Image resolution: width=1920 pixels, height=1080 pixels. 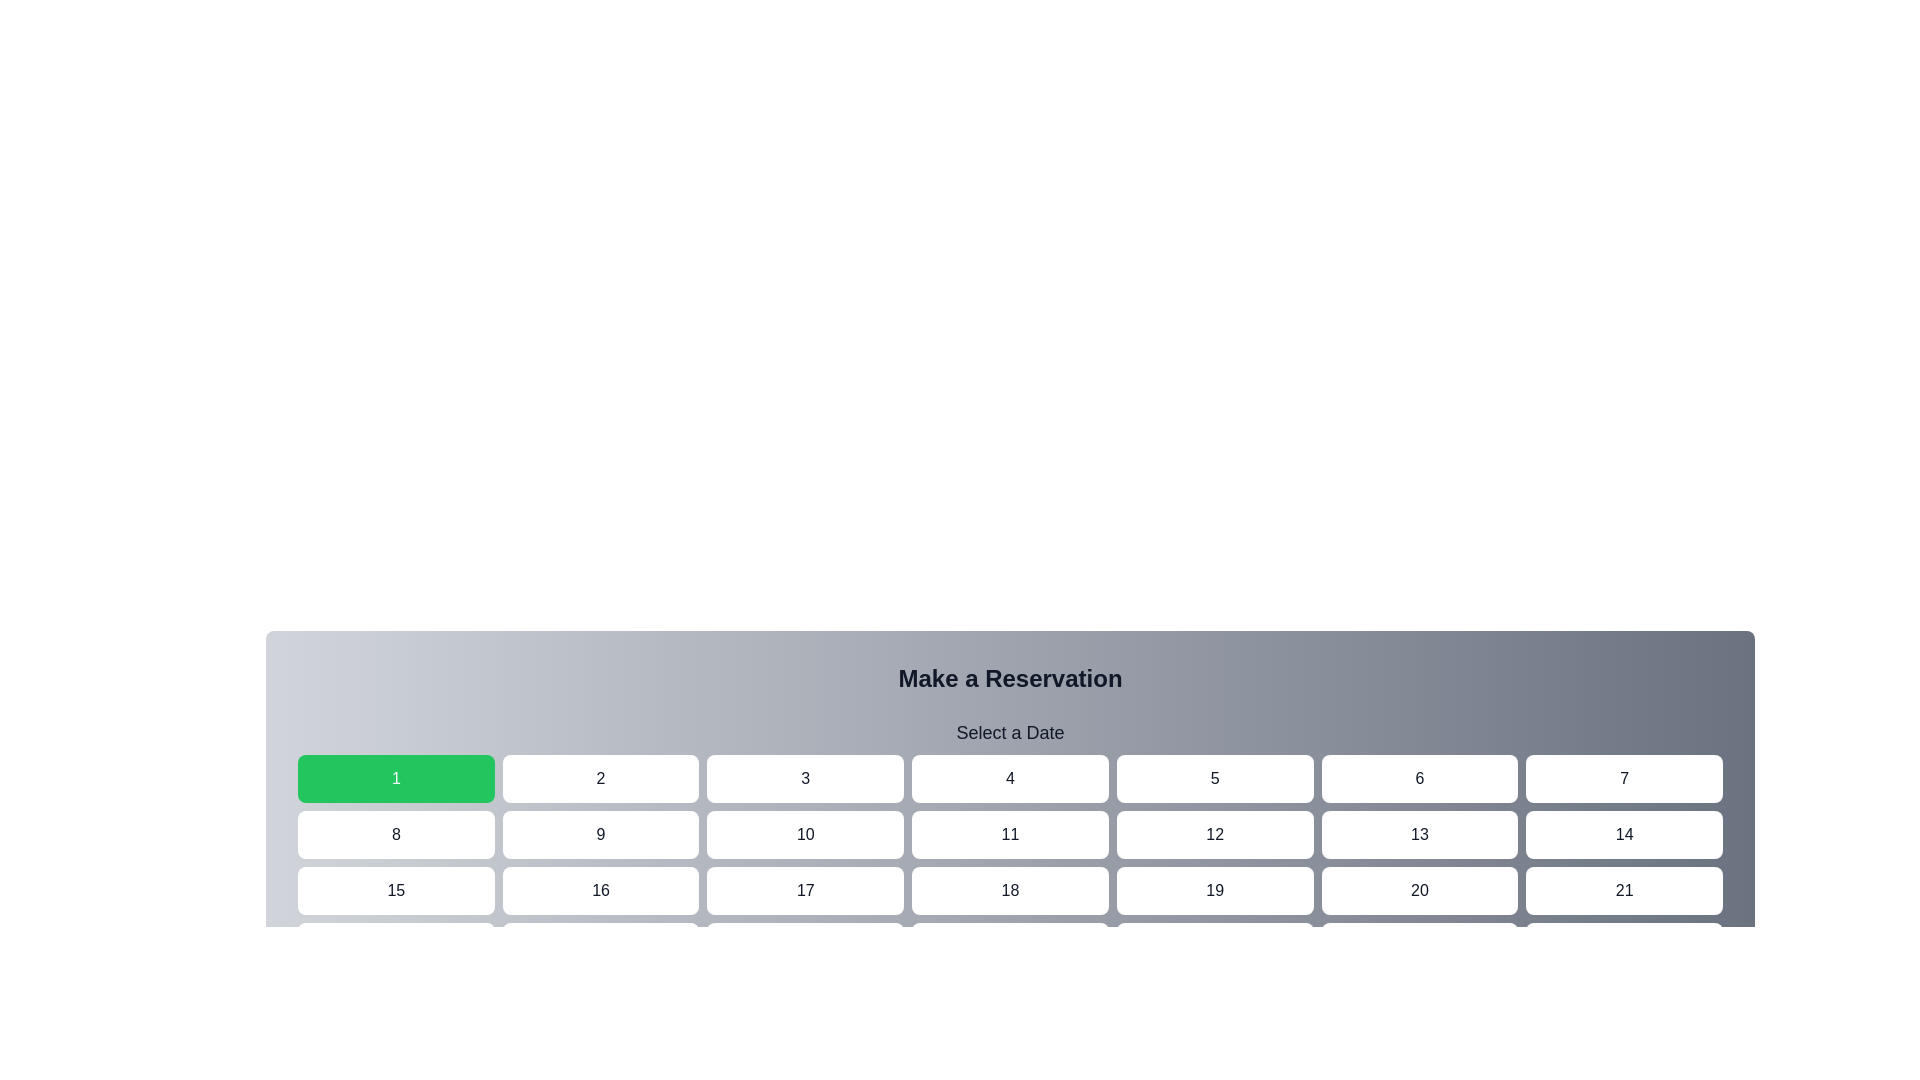 What do you see at coordinates (1418, 890) in the screenshot?
I see `the button representing a date in the date picker interface located in the third row and sixth column of the grid layout` at bounding box center [1418, 890].